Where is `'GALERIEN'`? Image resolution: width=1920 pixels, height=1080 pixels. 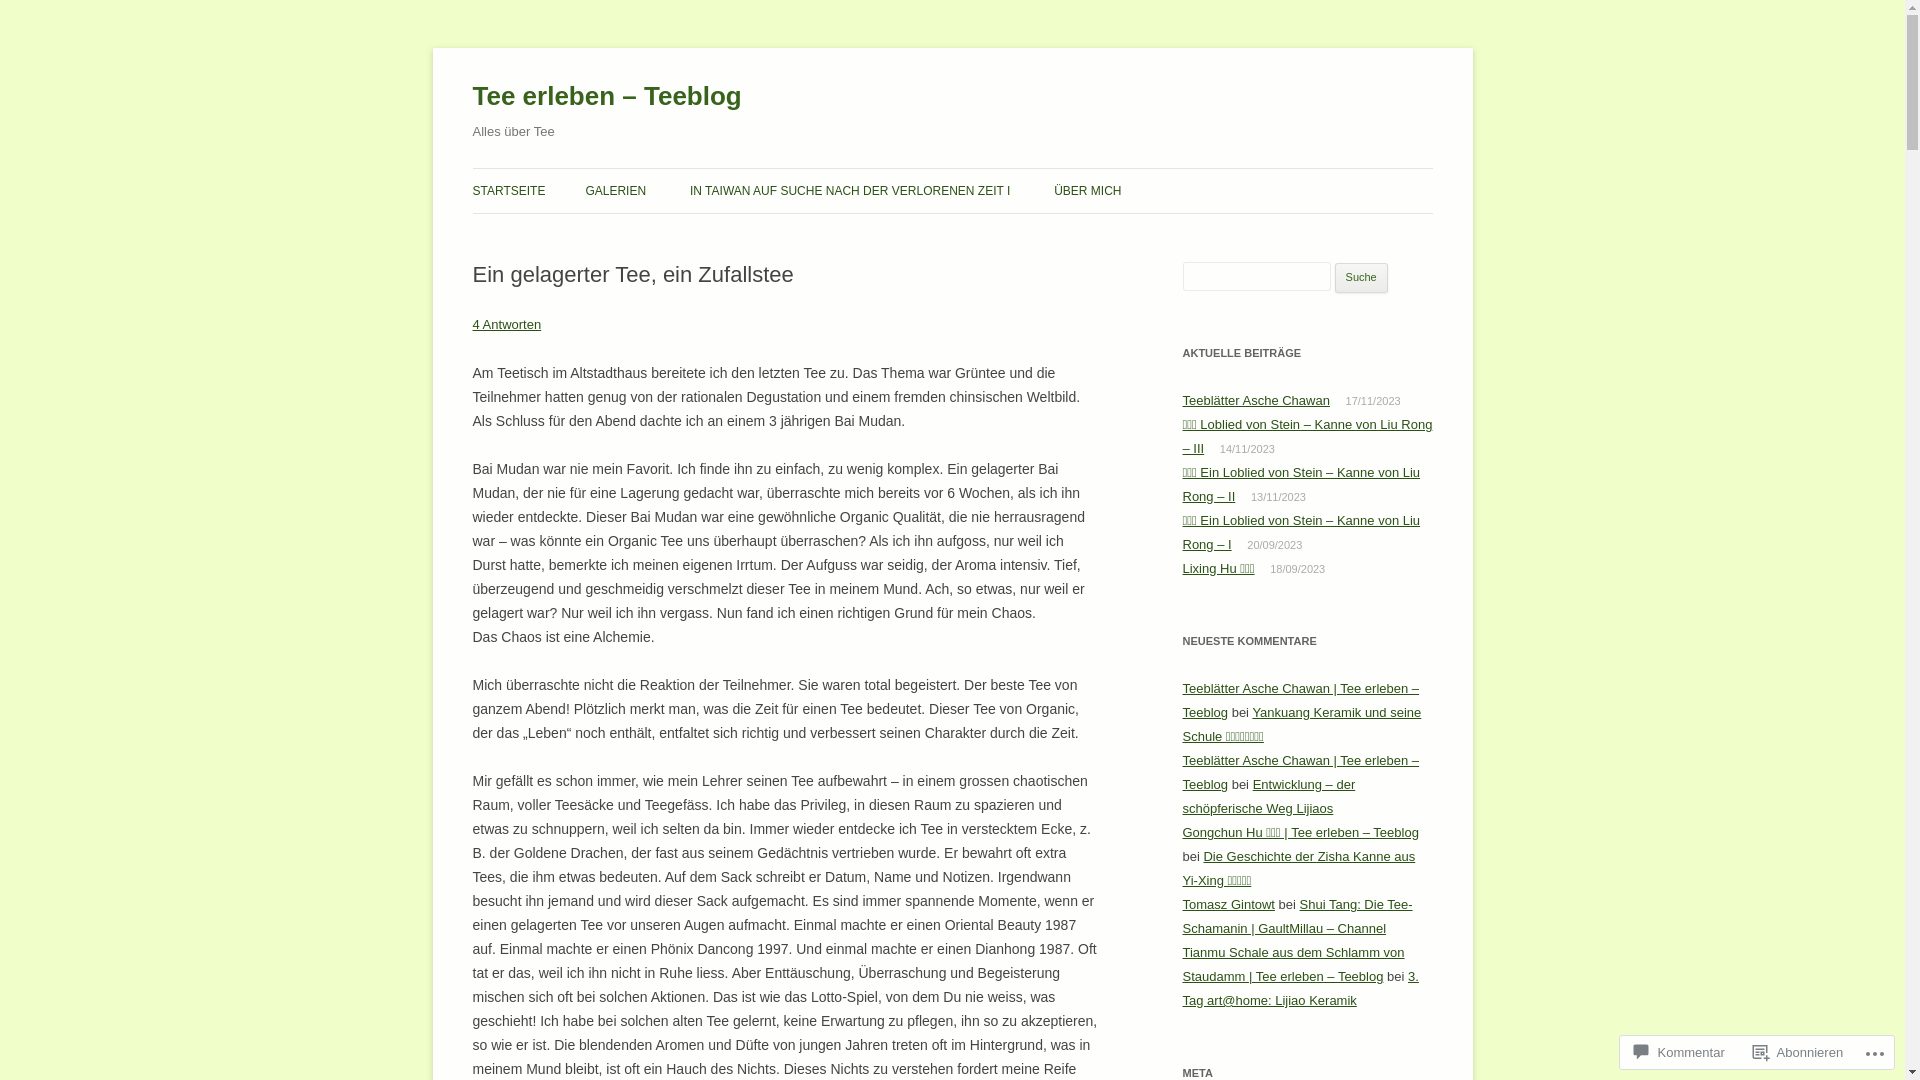 'GALERIEN' is located at coordinates (614, 191).